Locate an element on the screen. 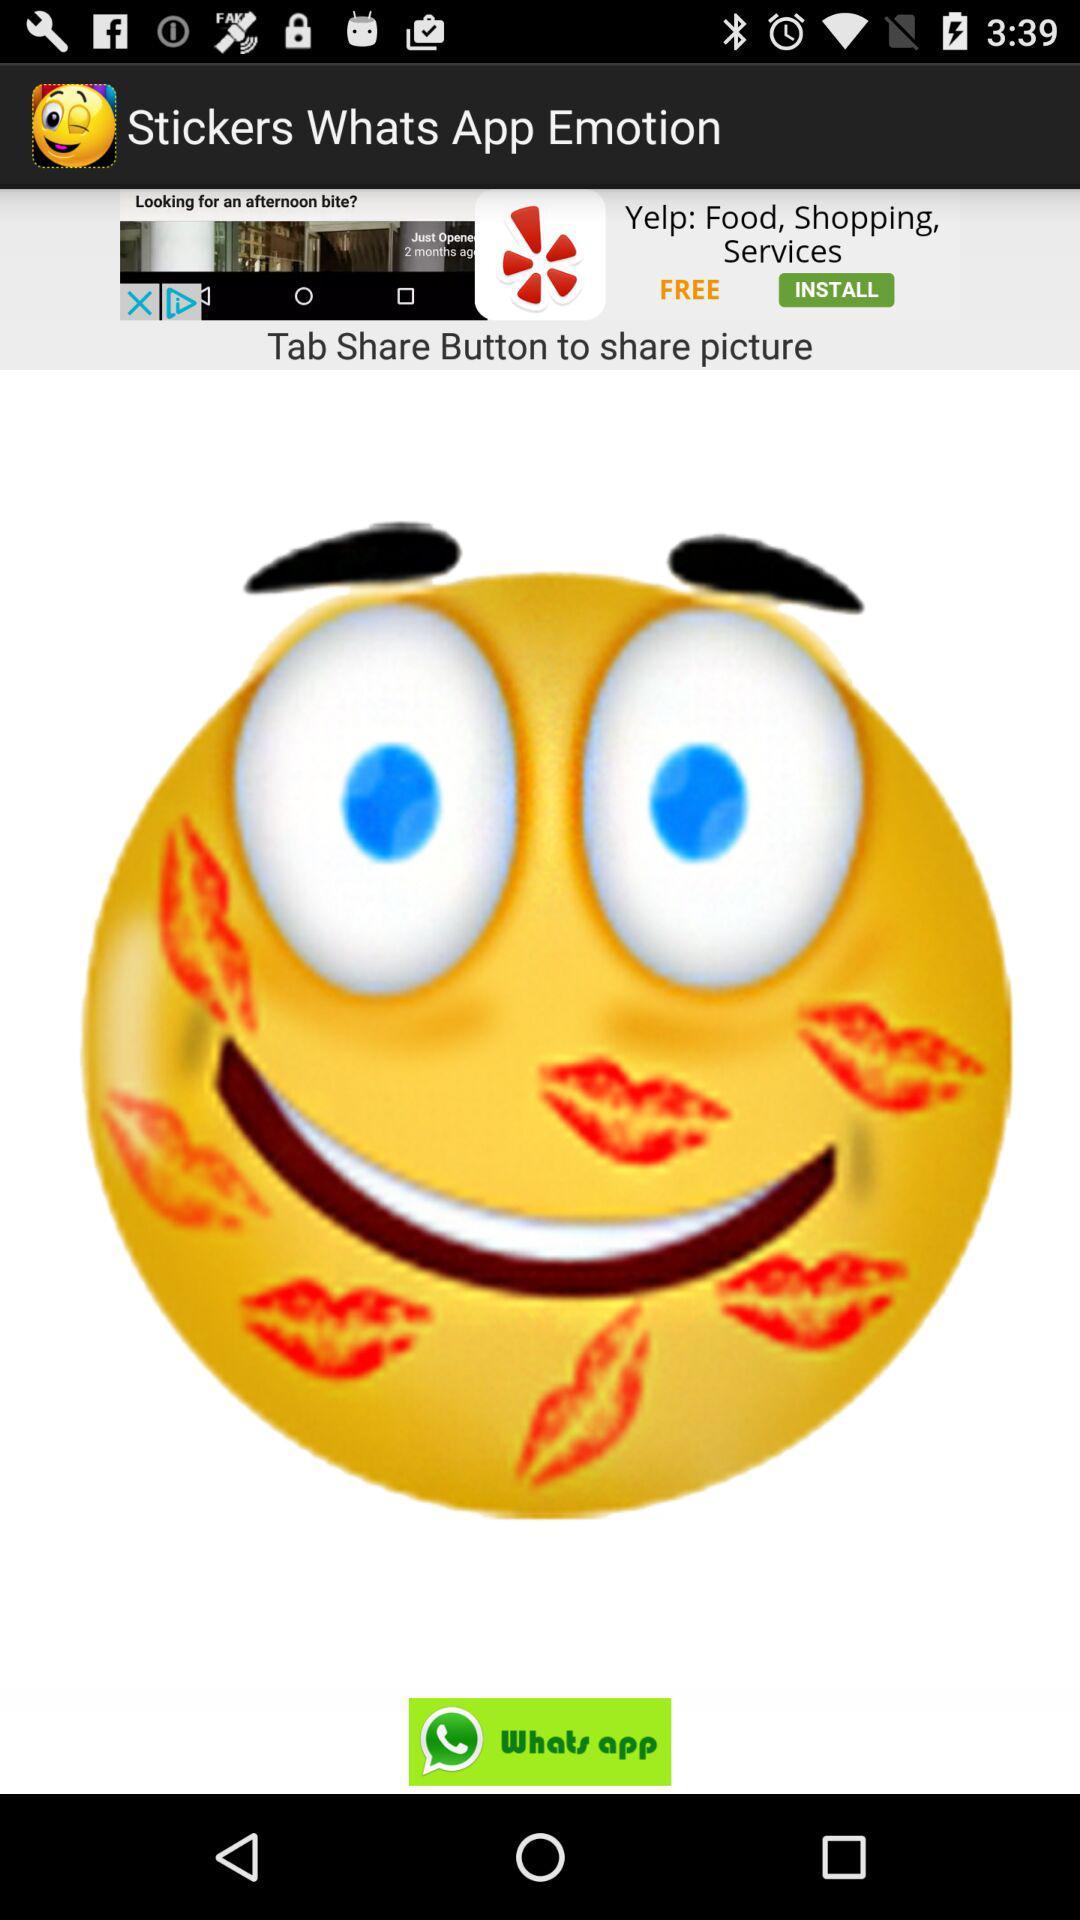 The width and height of the screenshot is (1080, 1920). advertisement link is located at coordinates (540, 253).